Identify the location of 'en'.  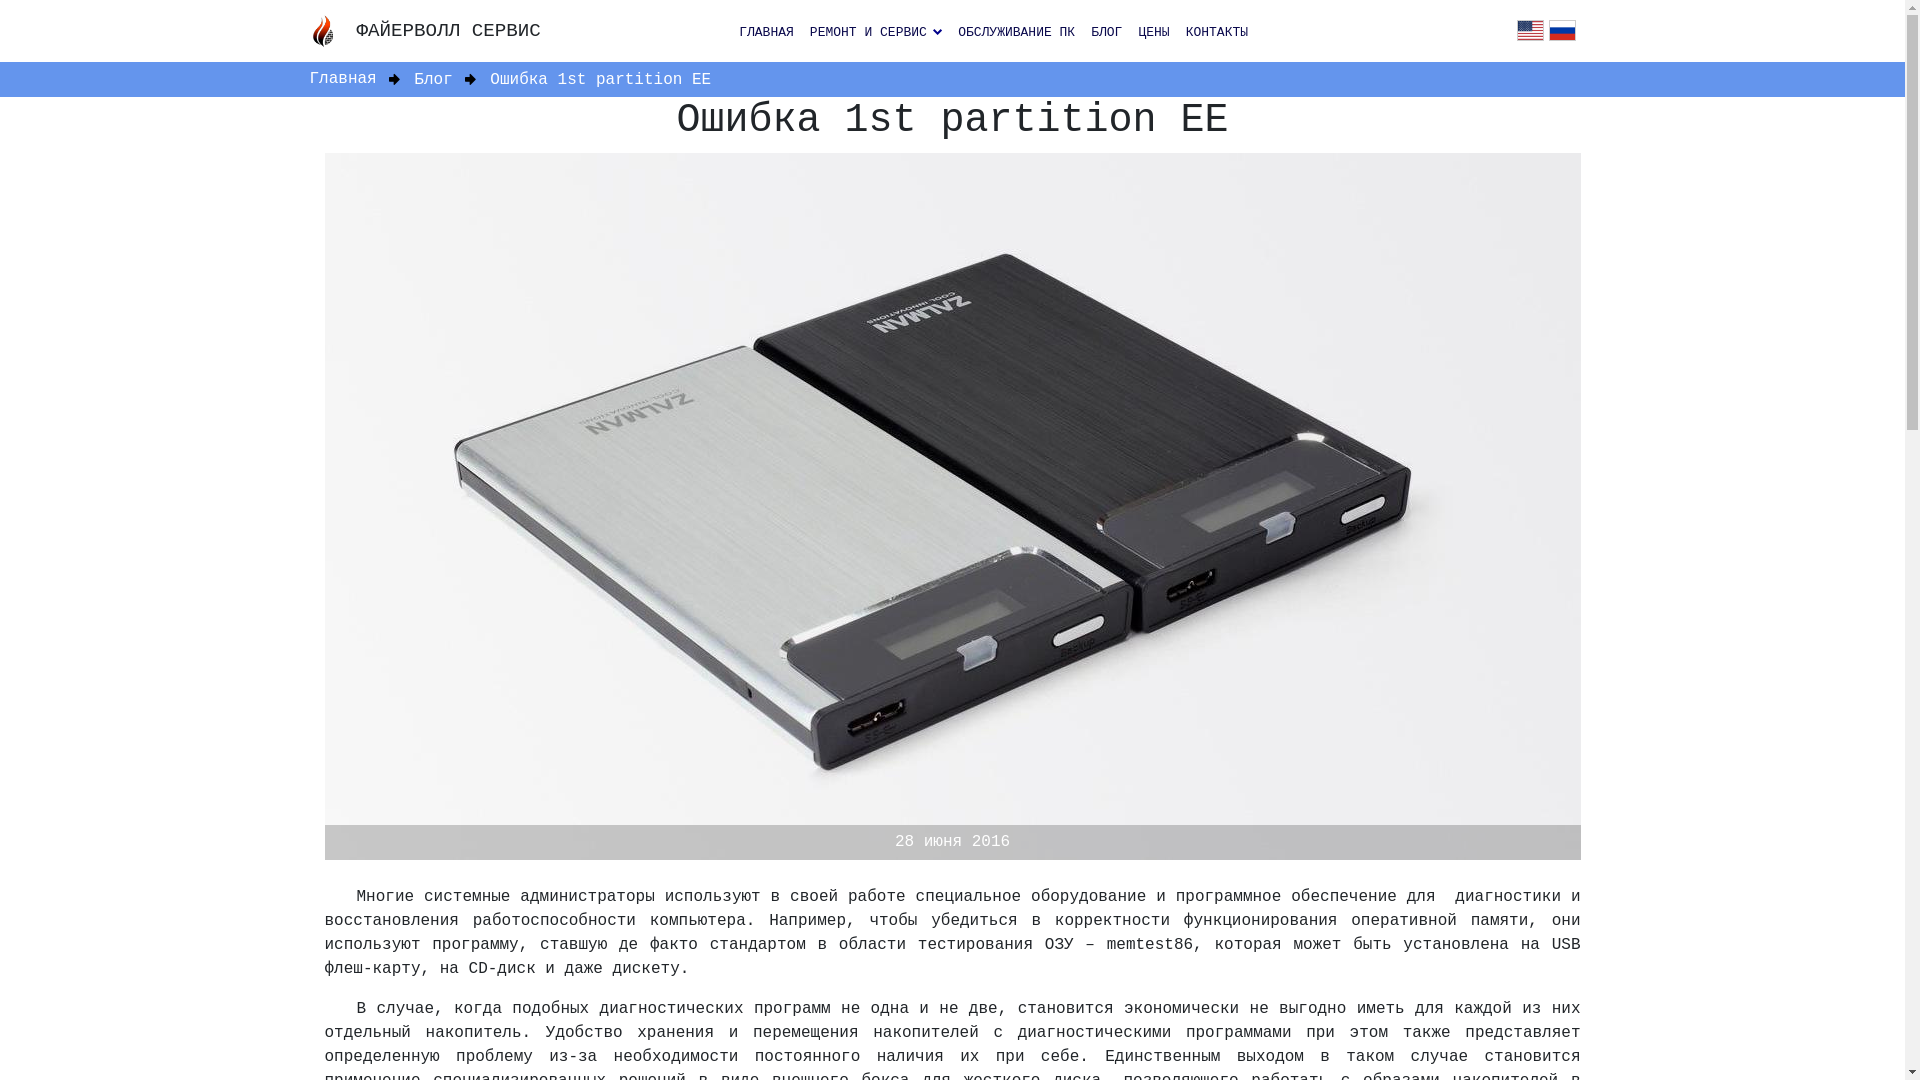
(1529, 31).